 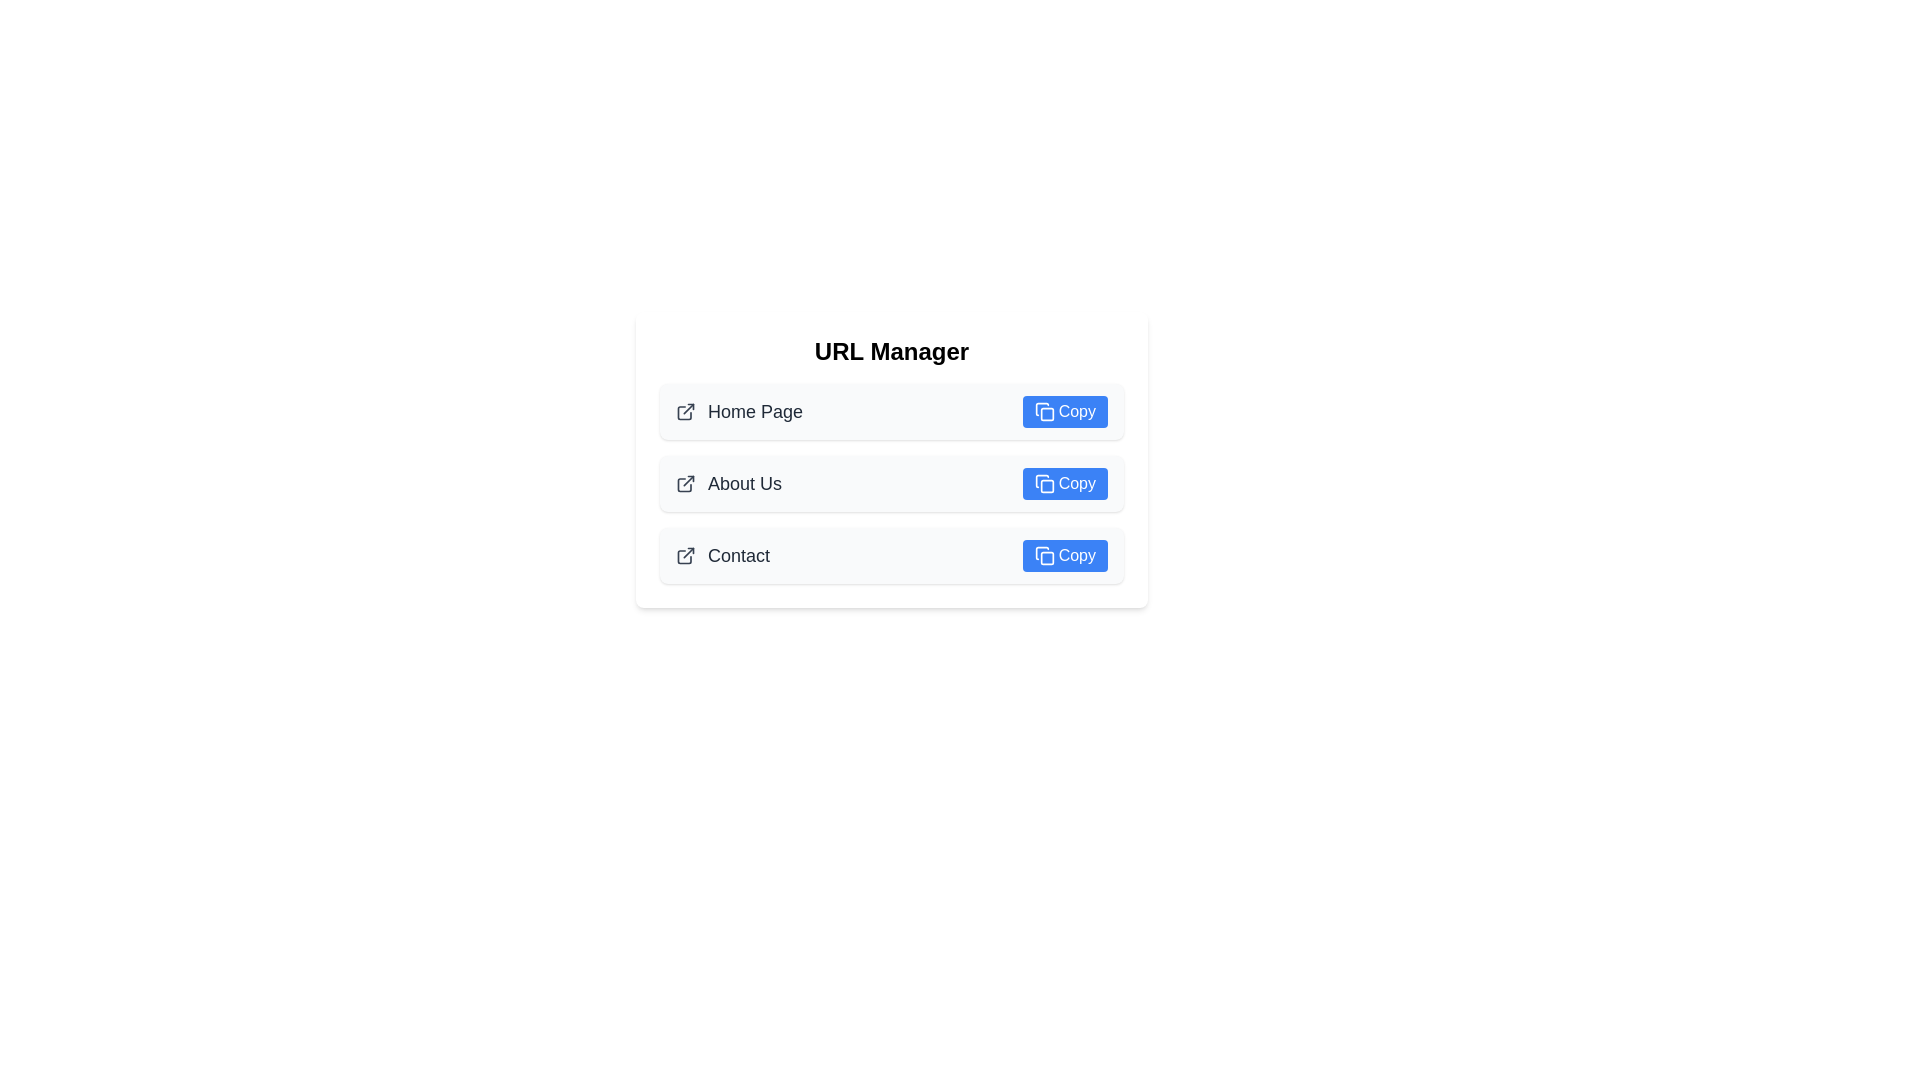 What do you see at coordinates (686, 483) in the screenshot?
I see `the external link icon located to the left of the 'About Us' text under the 'URL Manager' heading` at bounding box center [686, 483].